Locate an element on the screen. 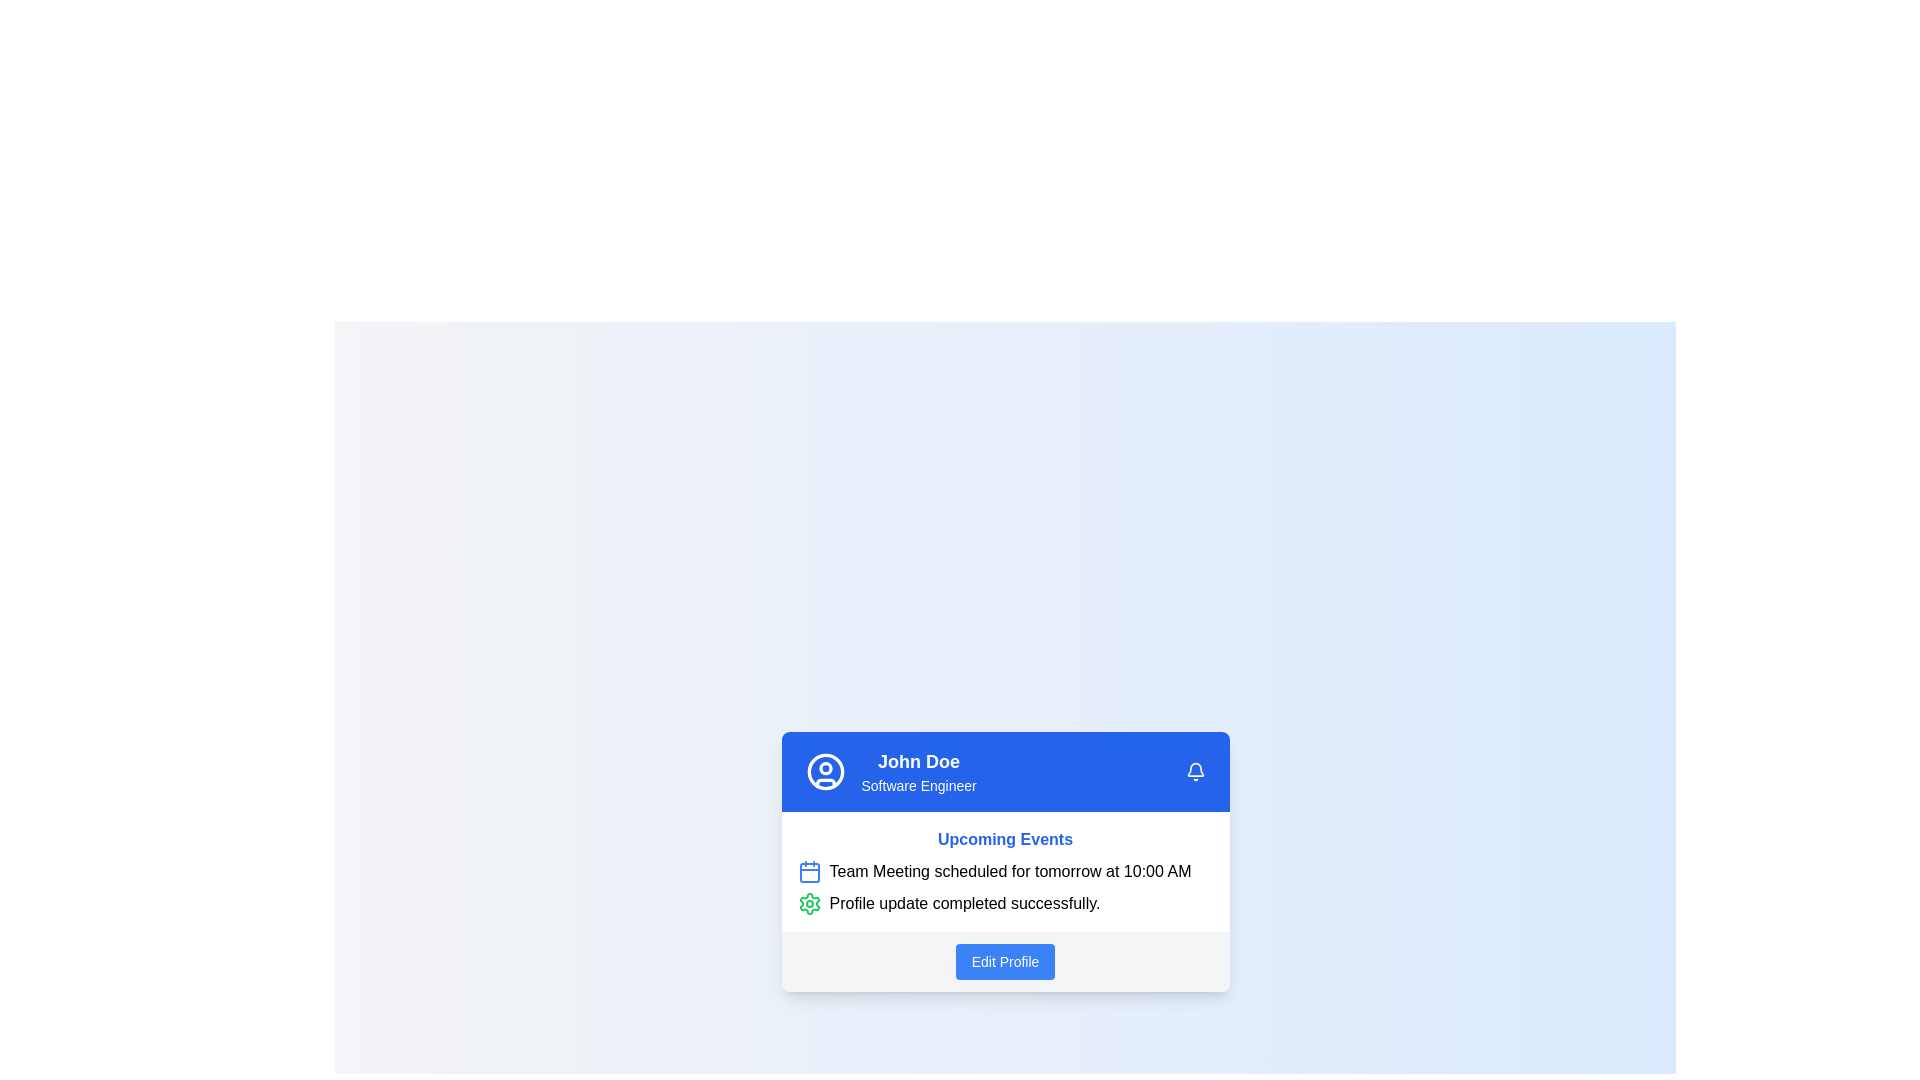  the green gear icon representing settings, located to the left of the 'Profile update completed successfully' text in the notification card at the lower-central area of the interface is located at coordinates (809, 903).